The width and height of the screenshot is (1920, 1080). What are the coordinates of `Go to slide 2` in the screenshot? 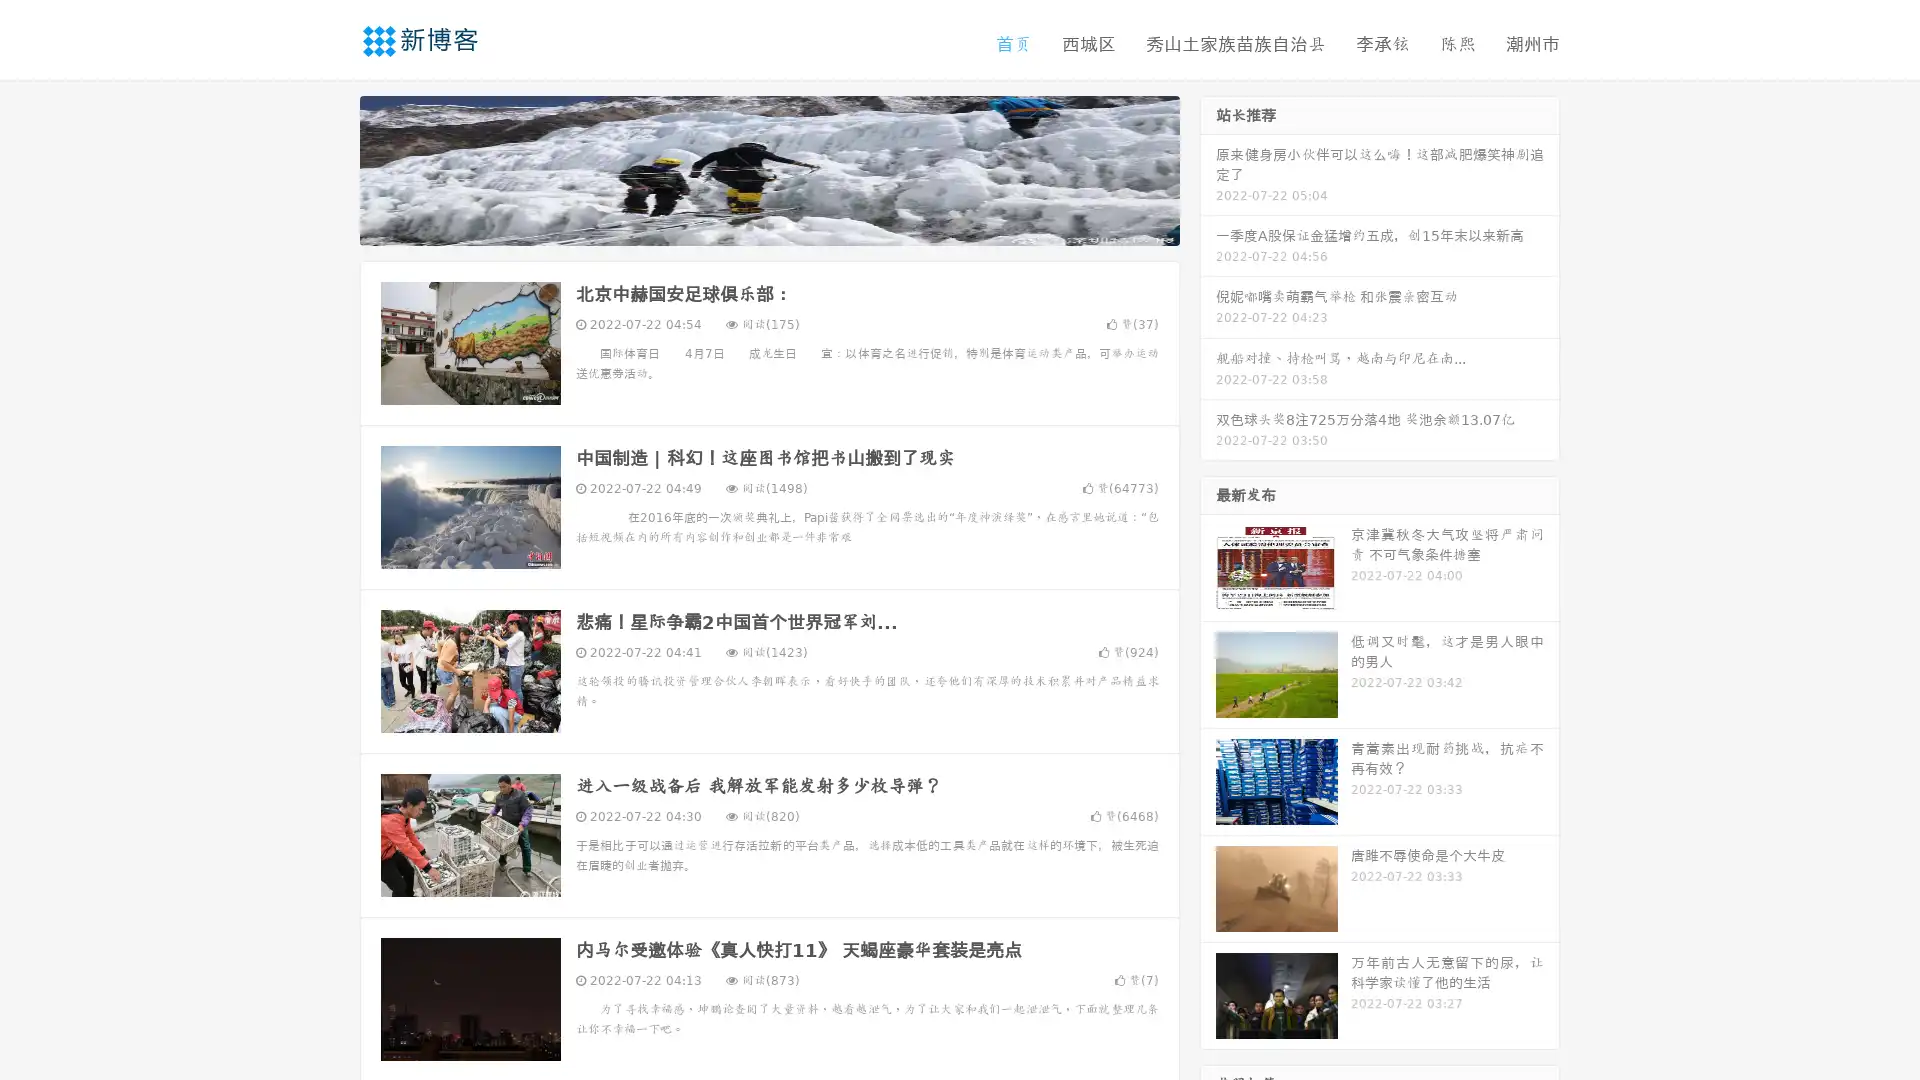 It's located at (768, 225).